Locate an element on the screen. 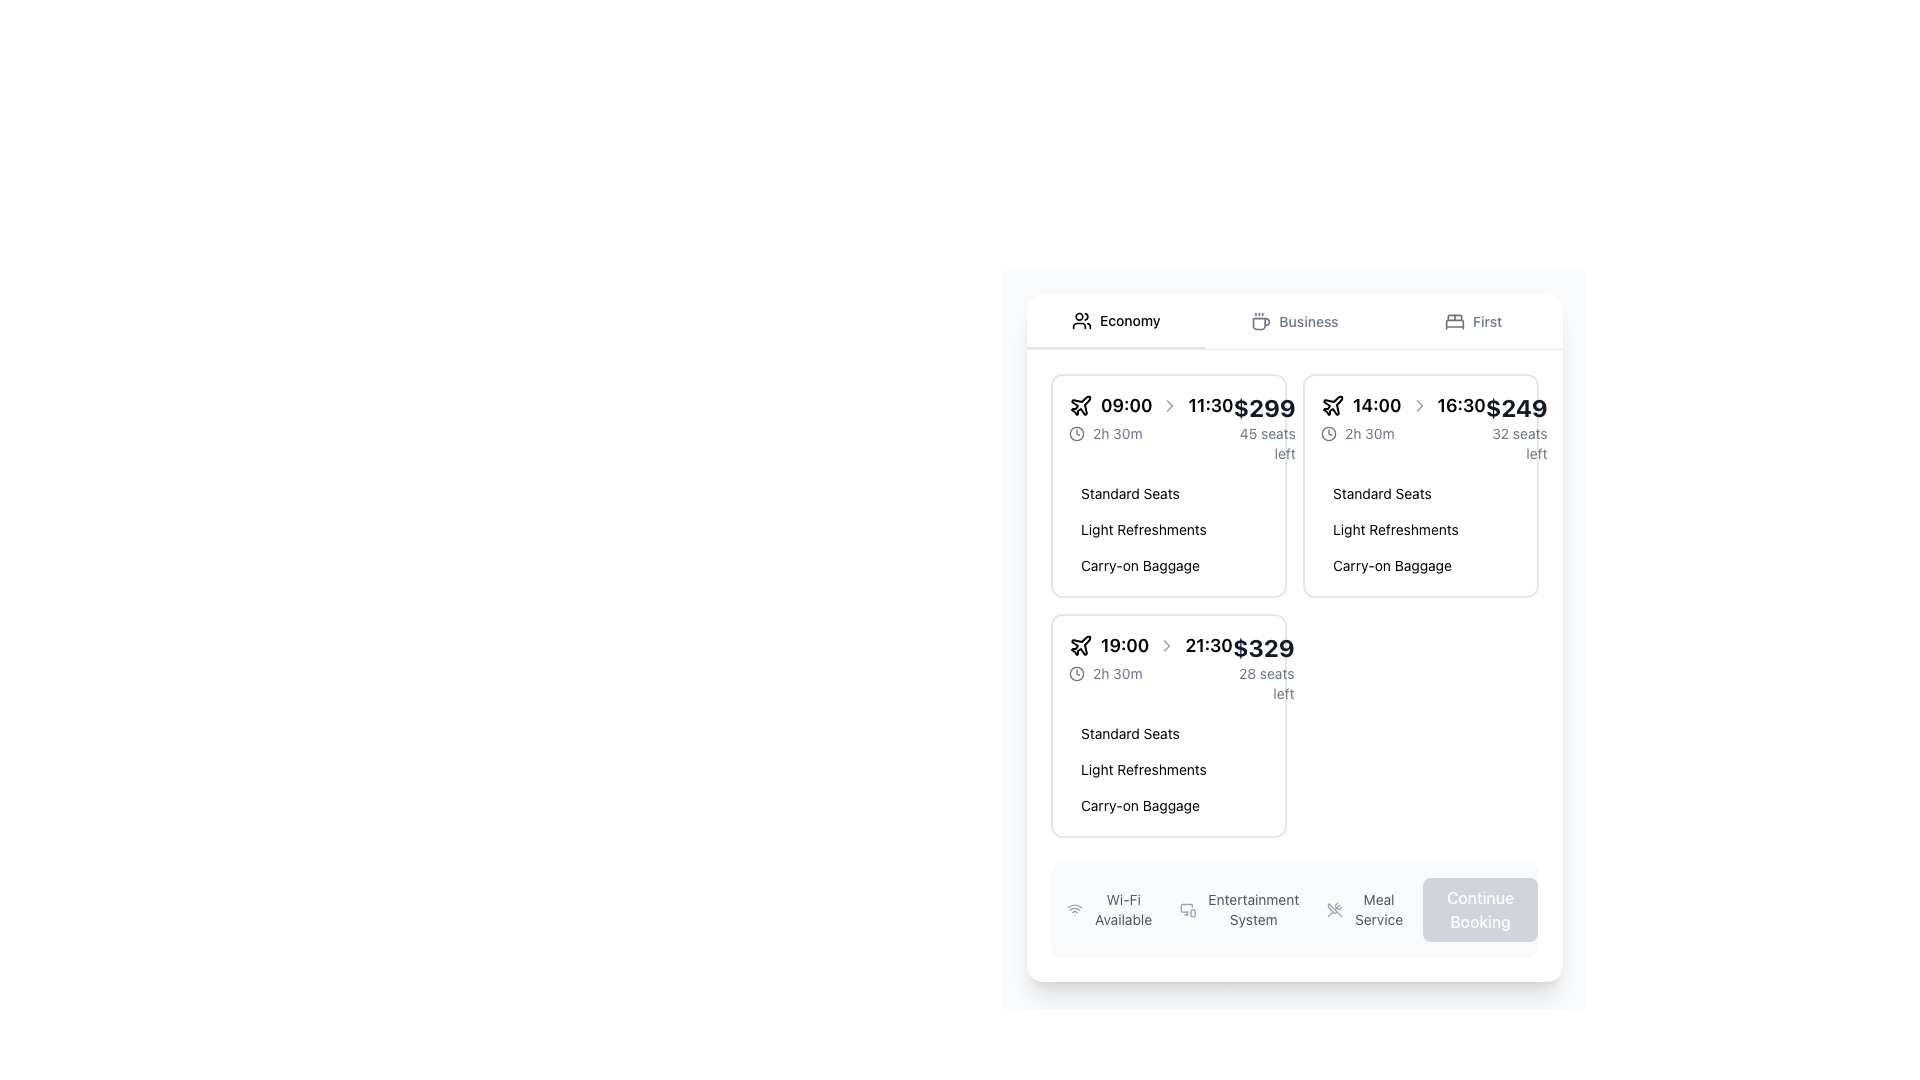 The image size is (1920, 1080). the airplane icon, which is styled with a blue color and has a modern stroke design, located towards the top left of its group, to the left of the departure time and duration is located at coordinates (1079, 405).